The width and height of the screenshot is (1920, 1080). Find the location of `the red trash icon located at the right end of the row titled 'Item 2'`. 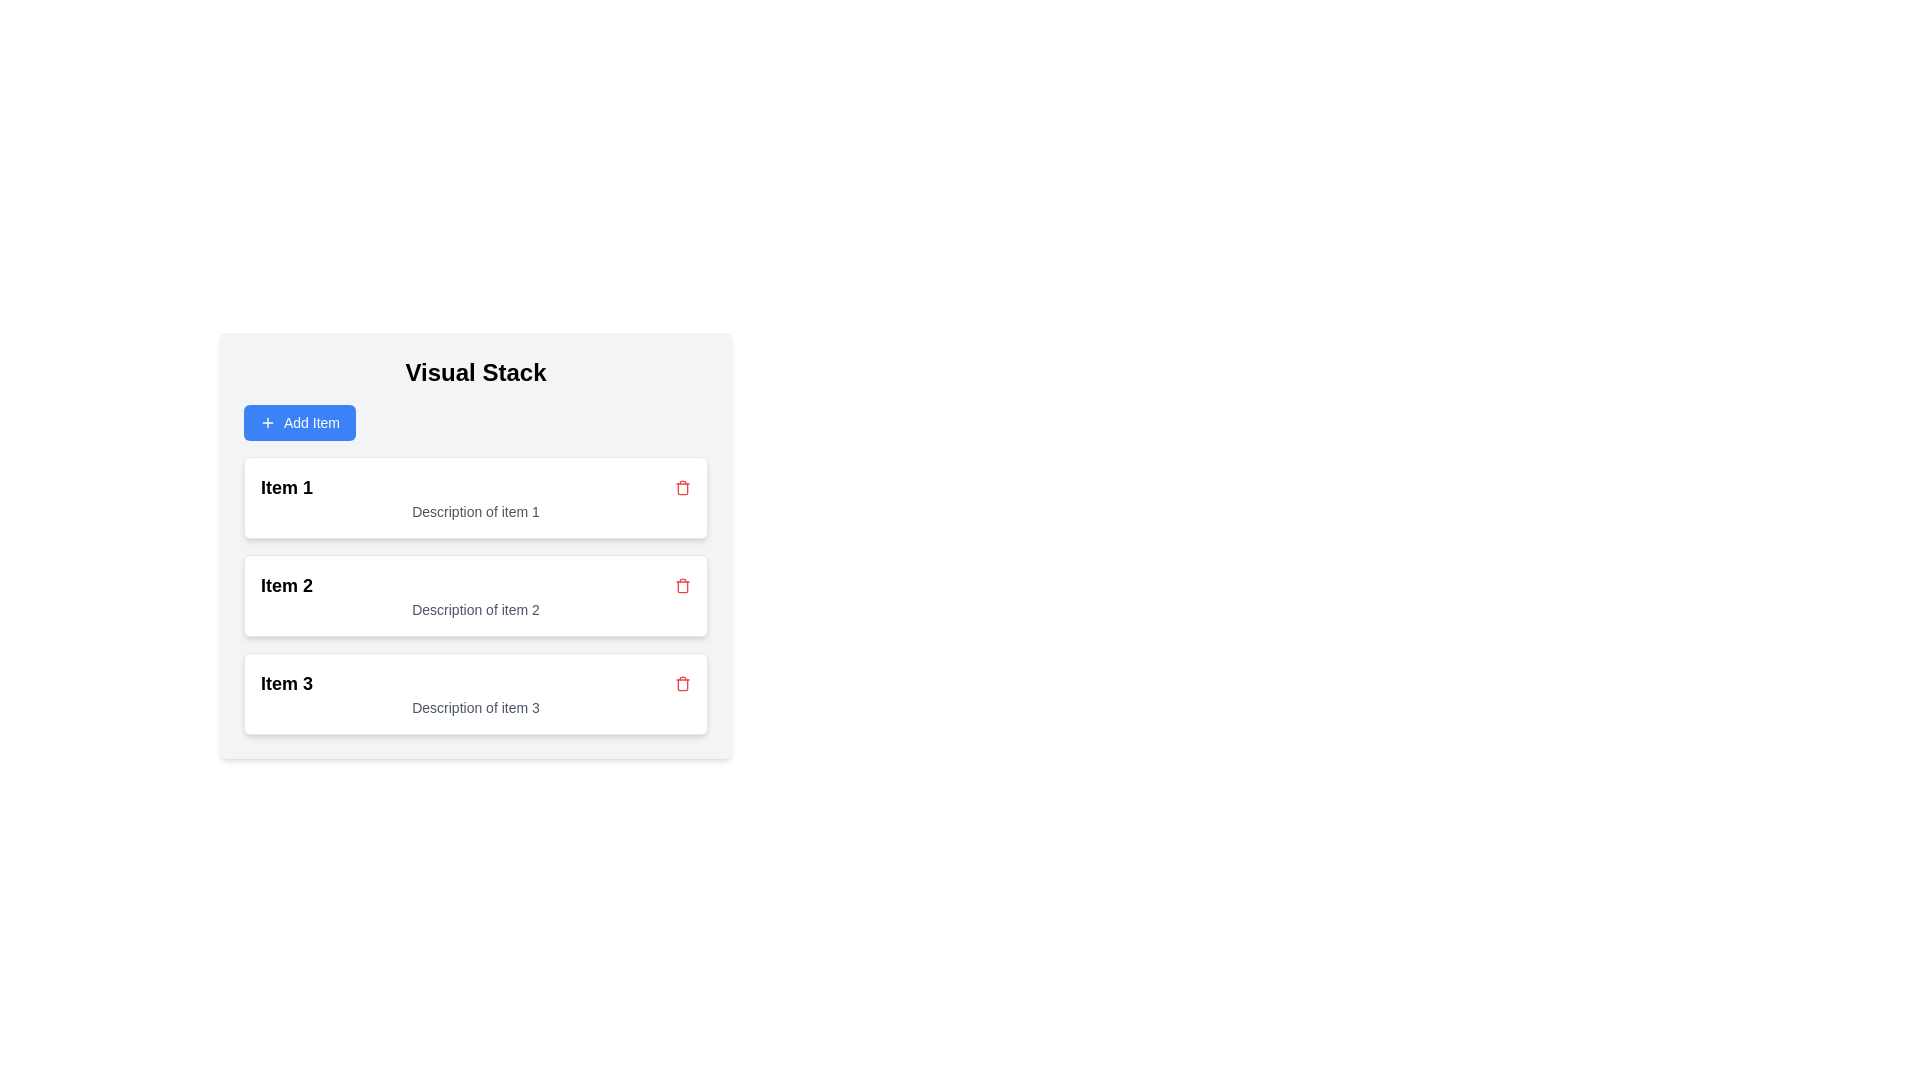

the red trash icon located at the right end of the row titled 'Item 2' is located at coordinates (682, 585).